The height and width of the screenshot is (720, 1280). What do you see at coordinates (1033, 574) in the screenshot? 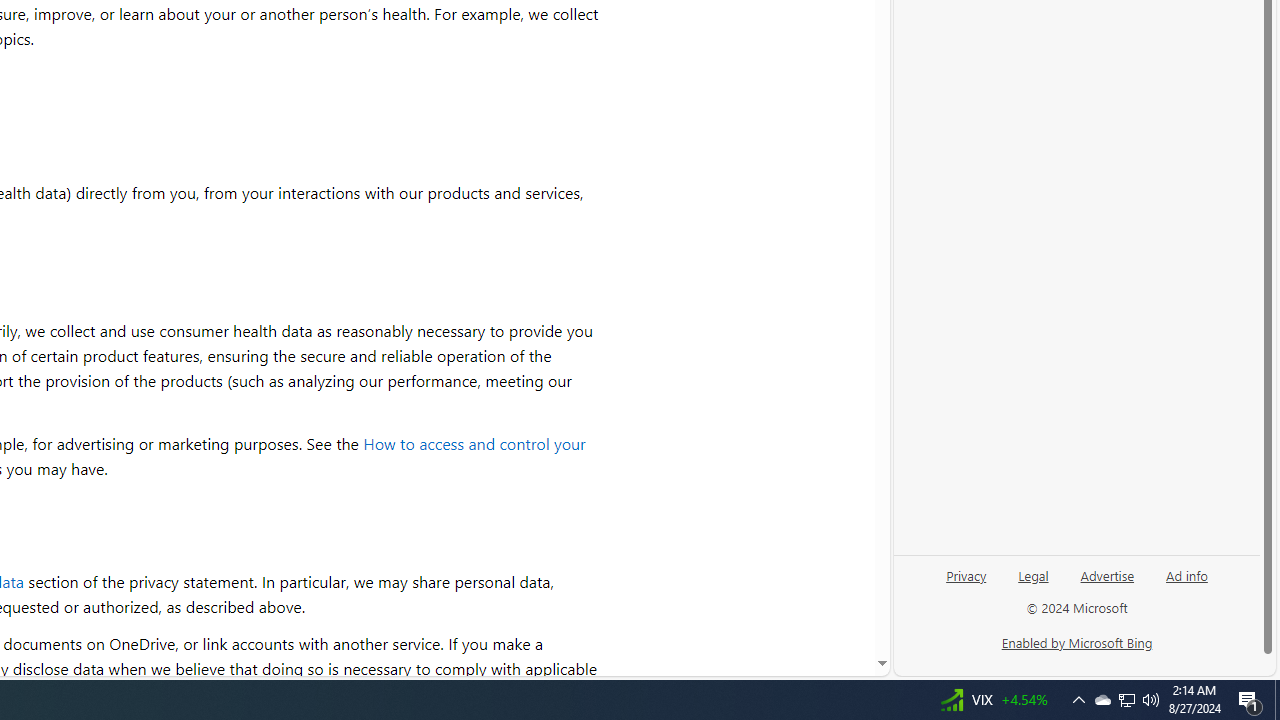
I see `'Legal'` at bounding box center [1033, 574].